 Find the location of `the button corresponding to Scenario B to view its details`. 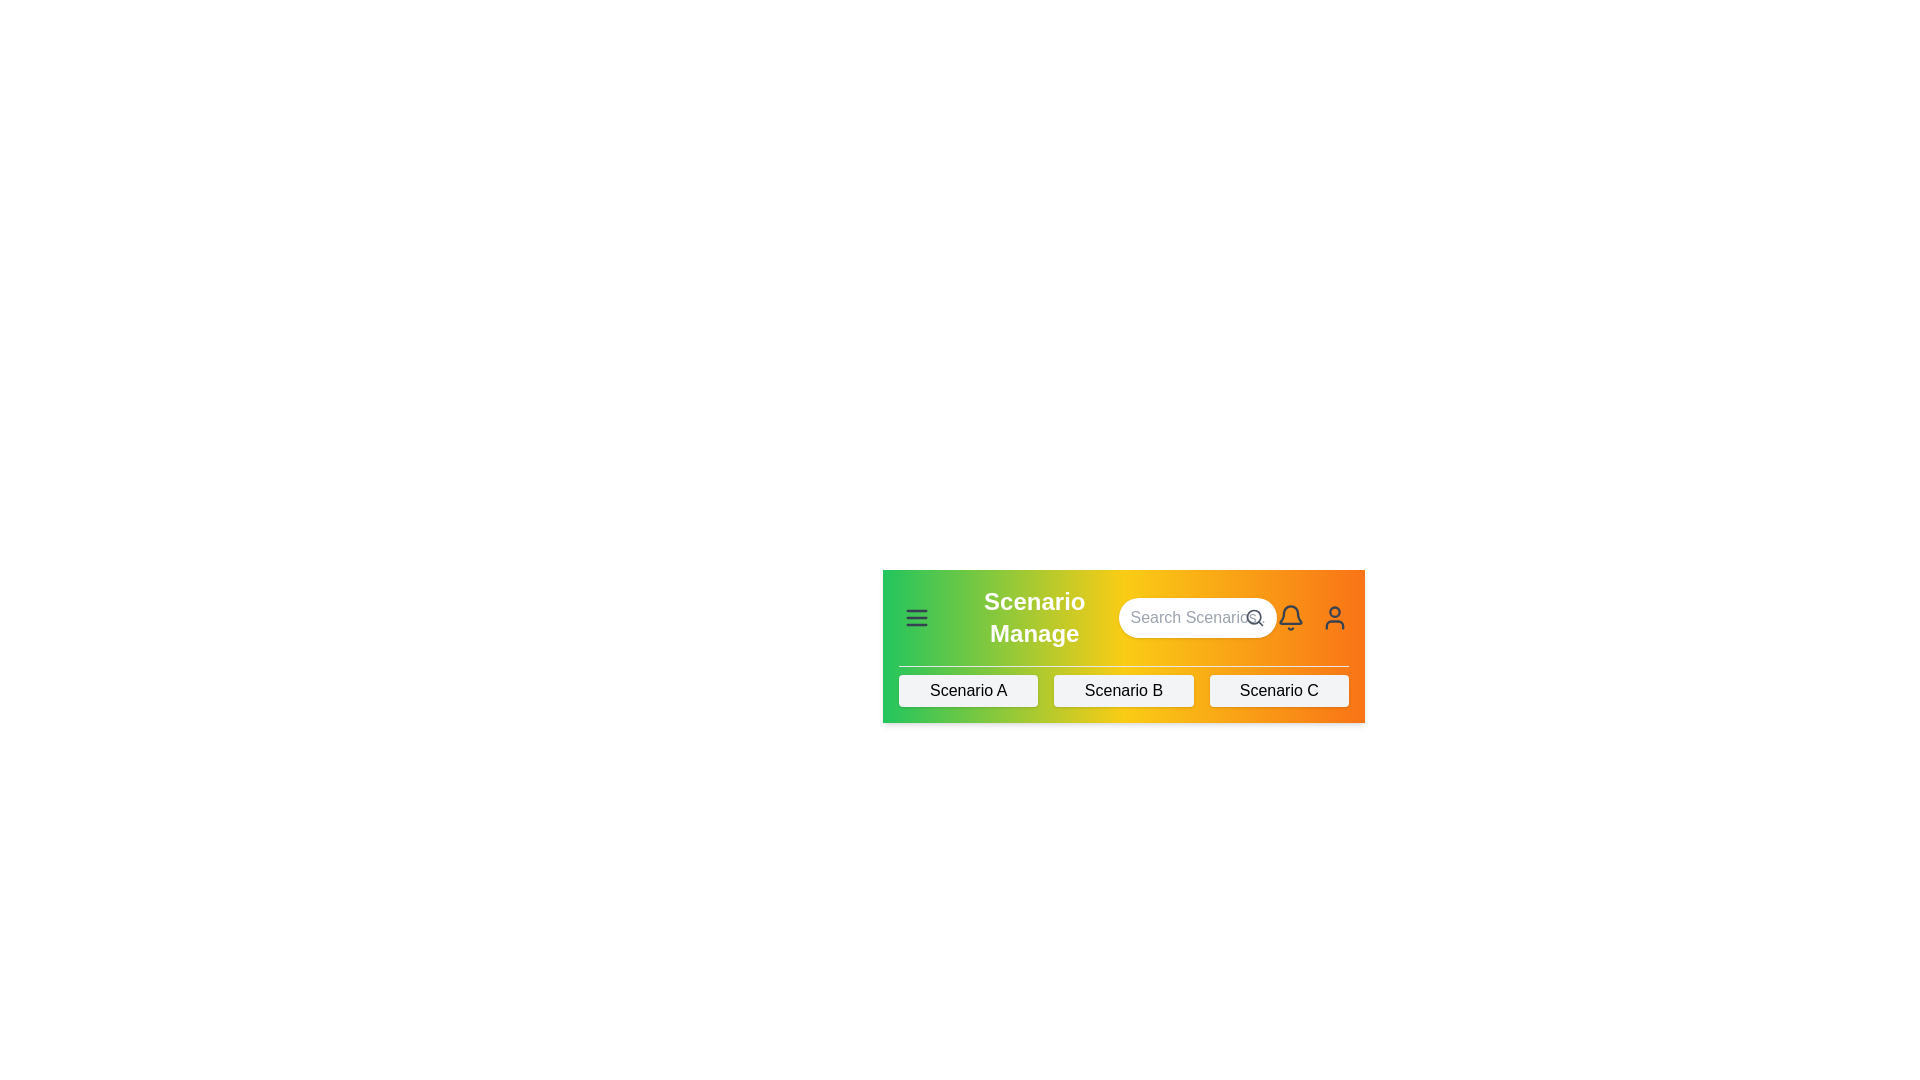

the button corresponding to Scenario B to view its details is located at coordinates (1123, 689).